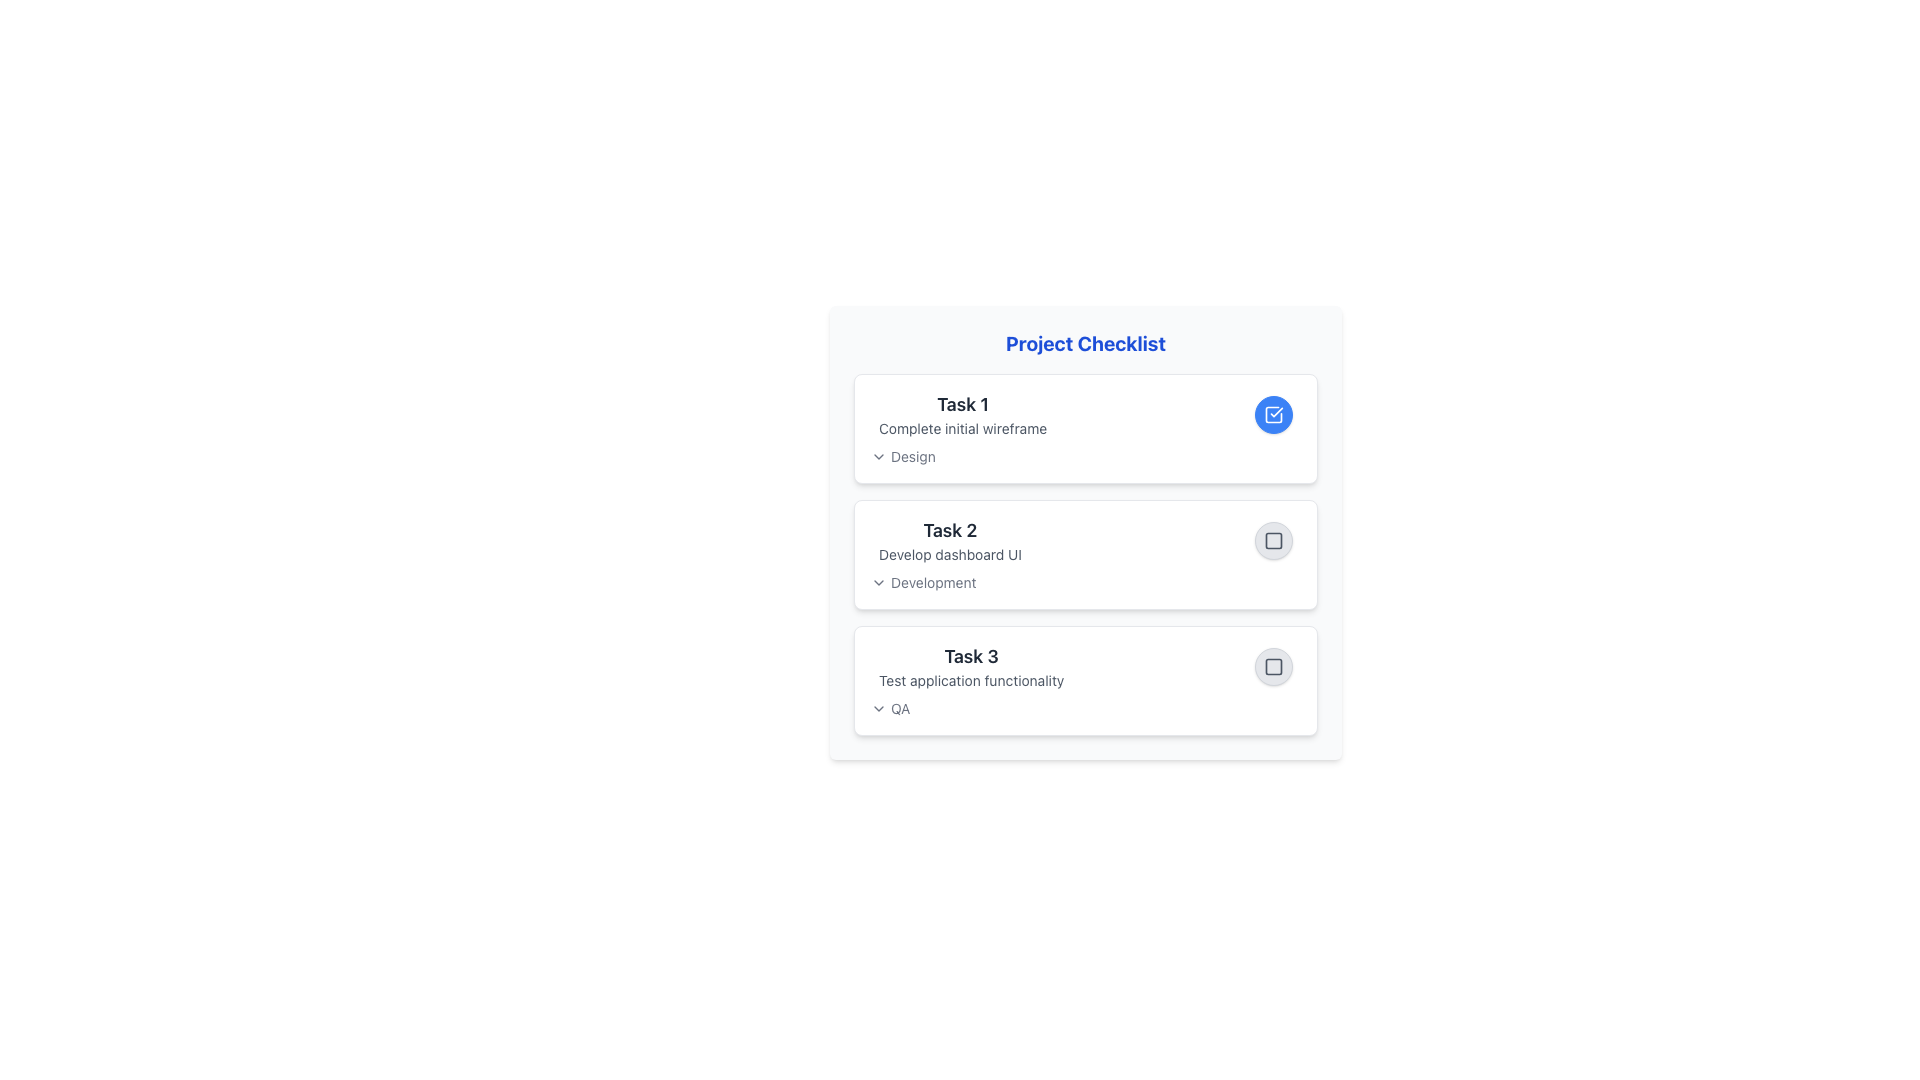  I want to click on the small, square-shaped red fill area icon with rounded corners located at the right end of the card header for 'Task 3 - Test application functionality.', so click(1272, 667).